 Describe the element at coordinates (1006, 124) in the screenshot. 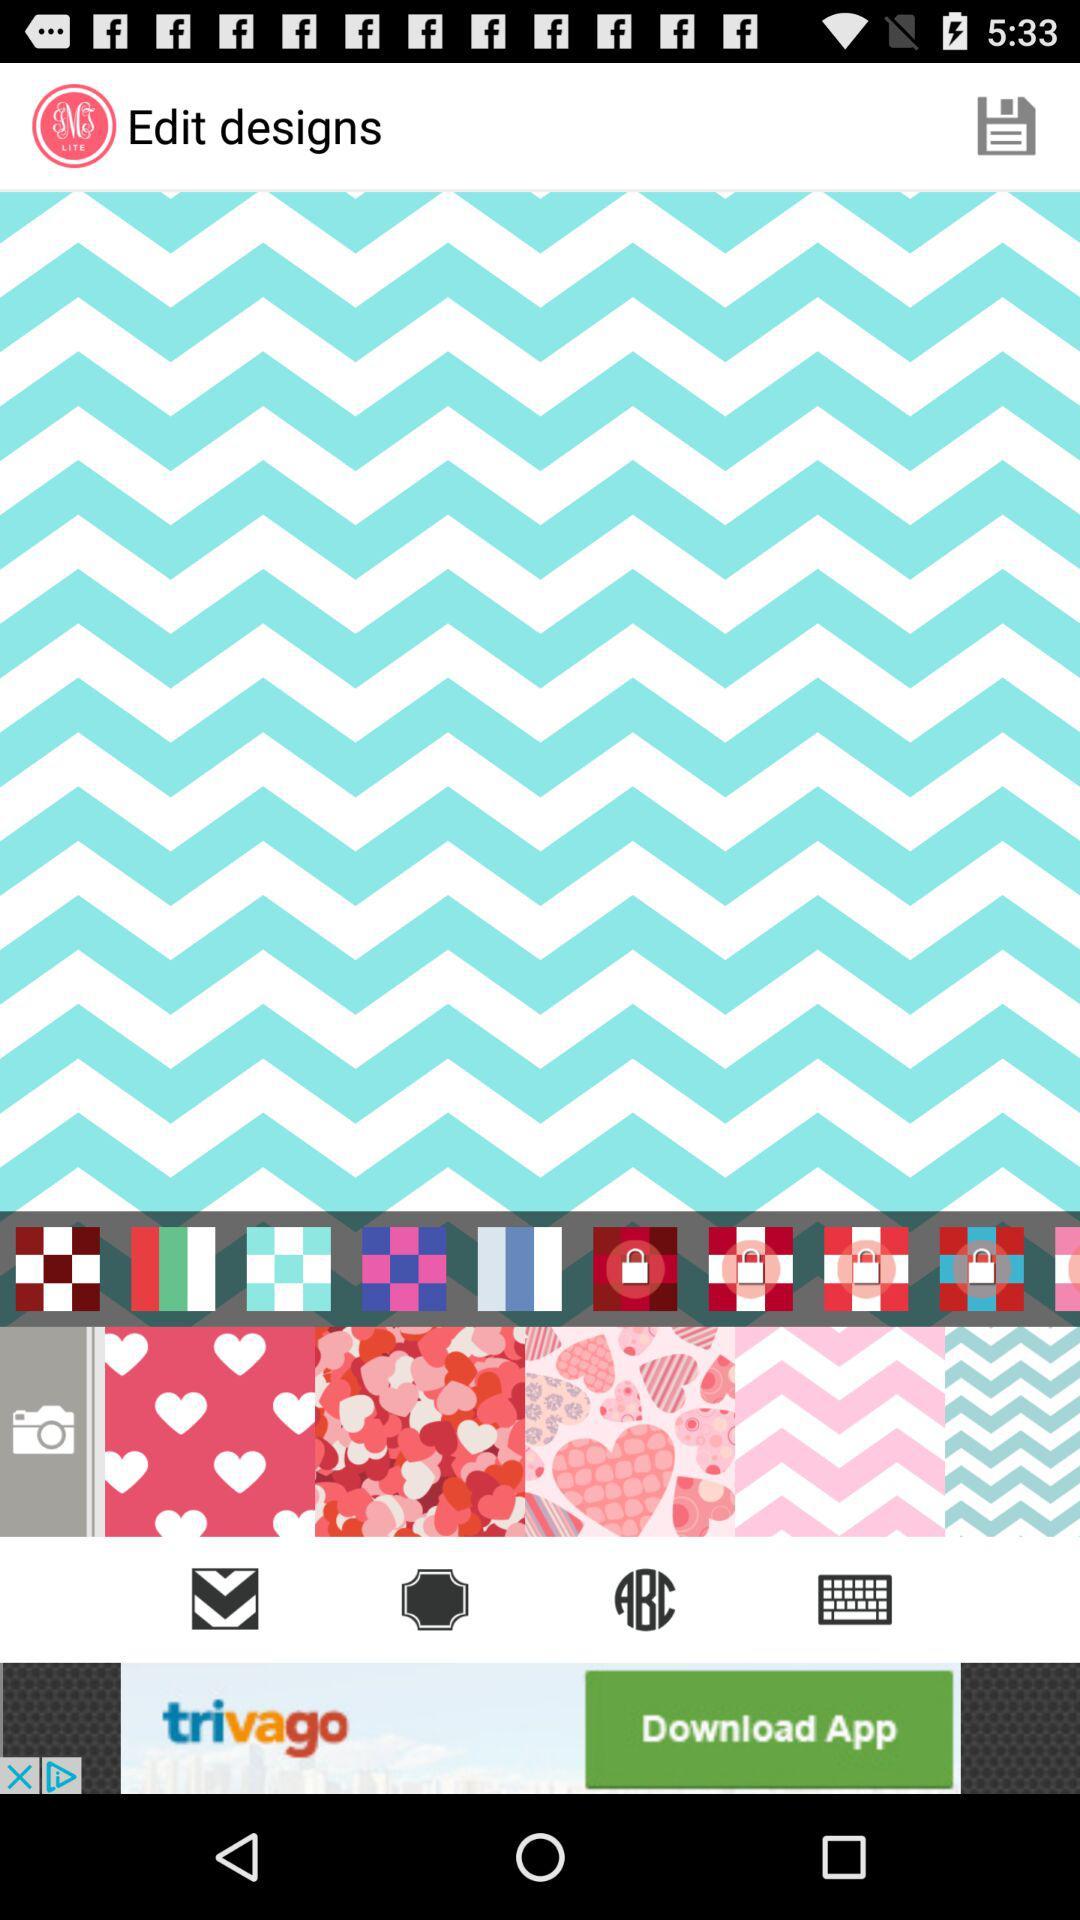

I see `the item next to the edit designs icon` at that location.